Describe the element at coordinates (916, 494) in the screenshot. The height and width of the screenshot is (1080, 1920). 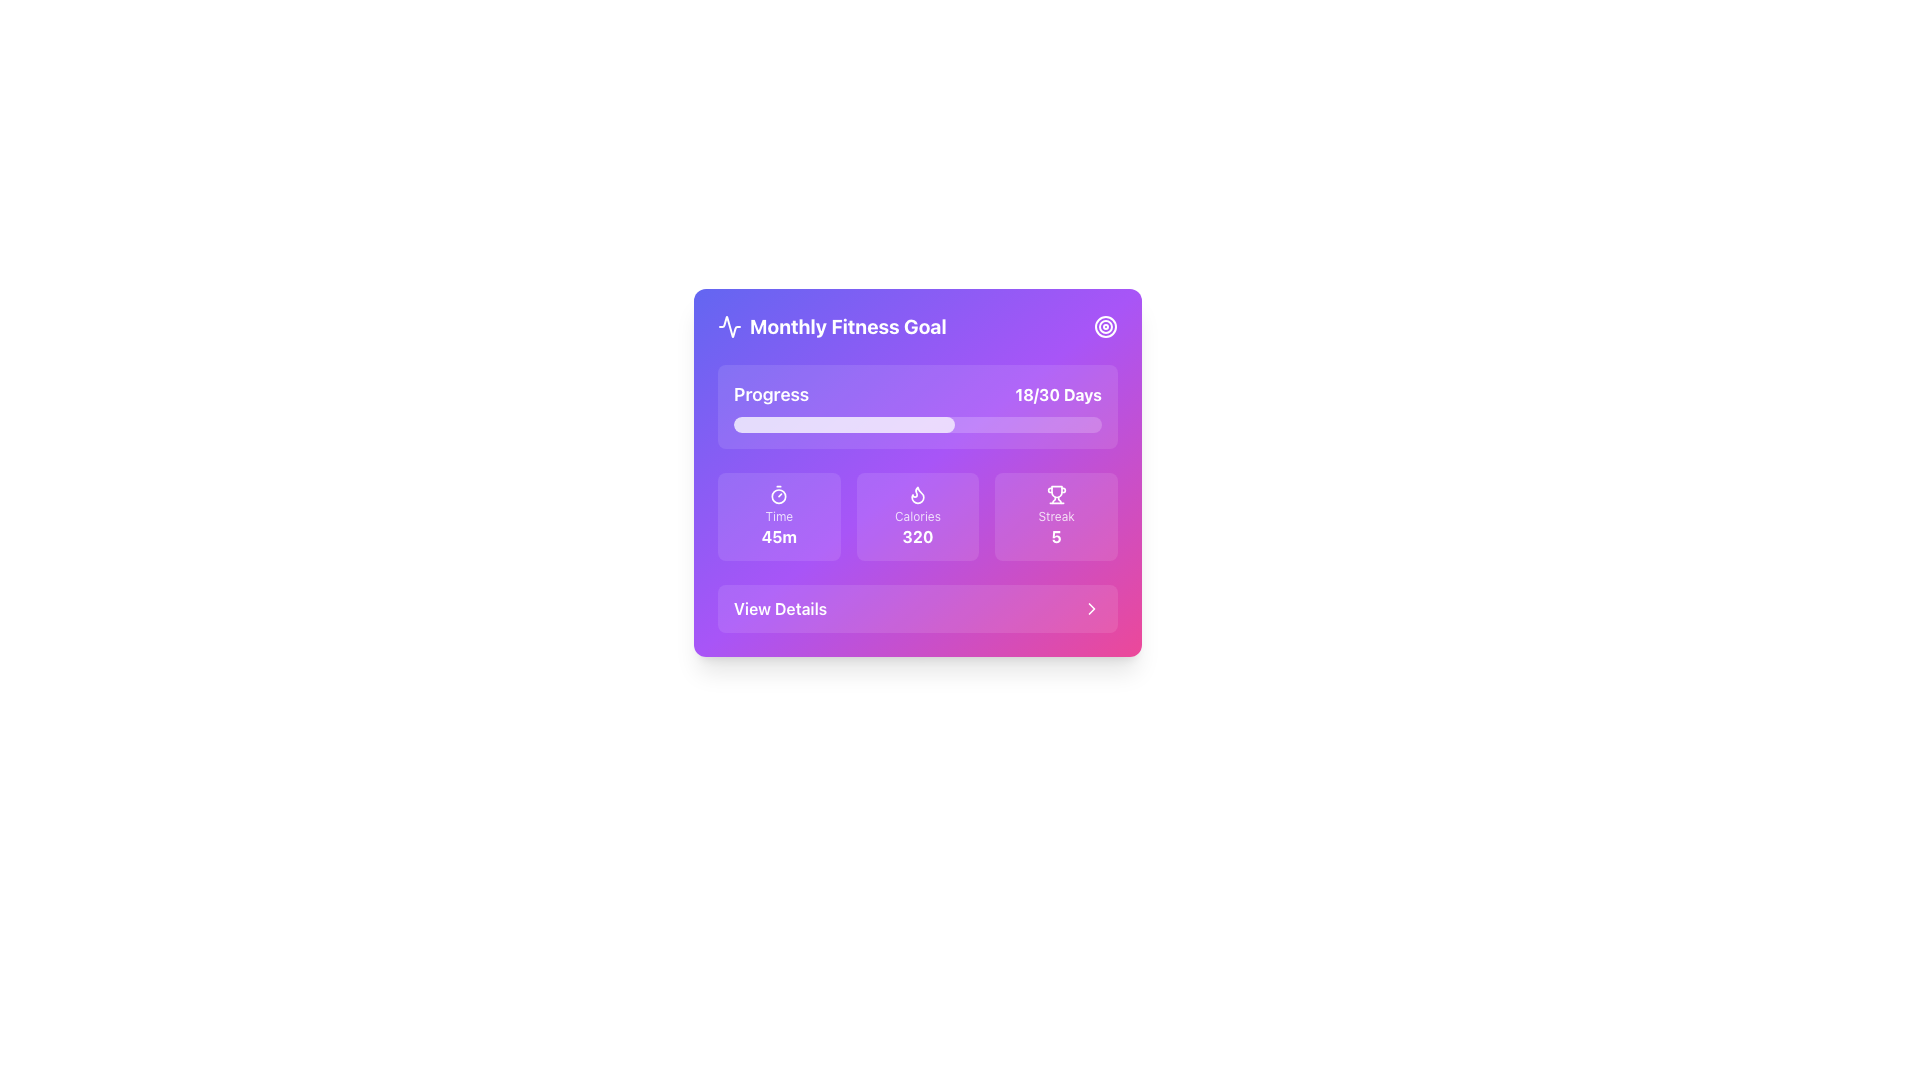
I see `the calorie burning icon, which is the first visual component in the 'Calories' section above the labels 'Calories' and '320'` at that location.